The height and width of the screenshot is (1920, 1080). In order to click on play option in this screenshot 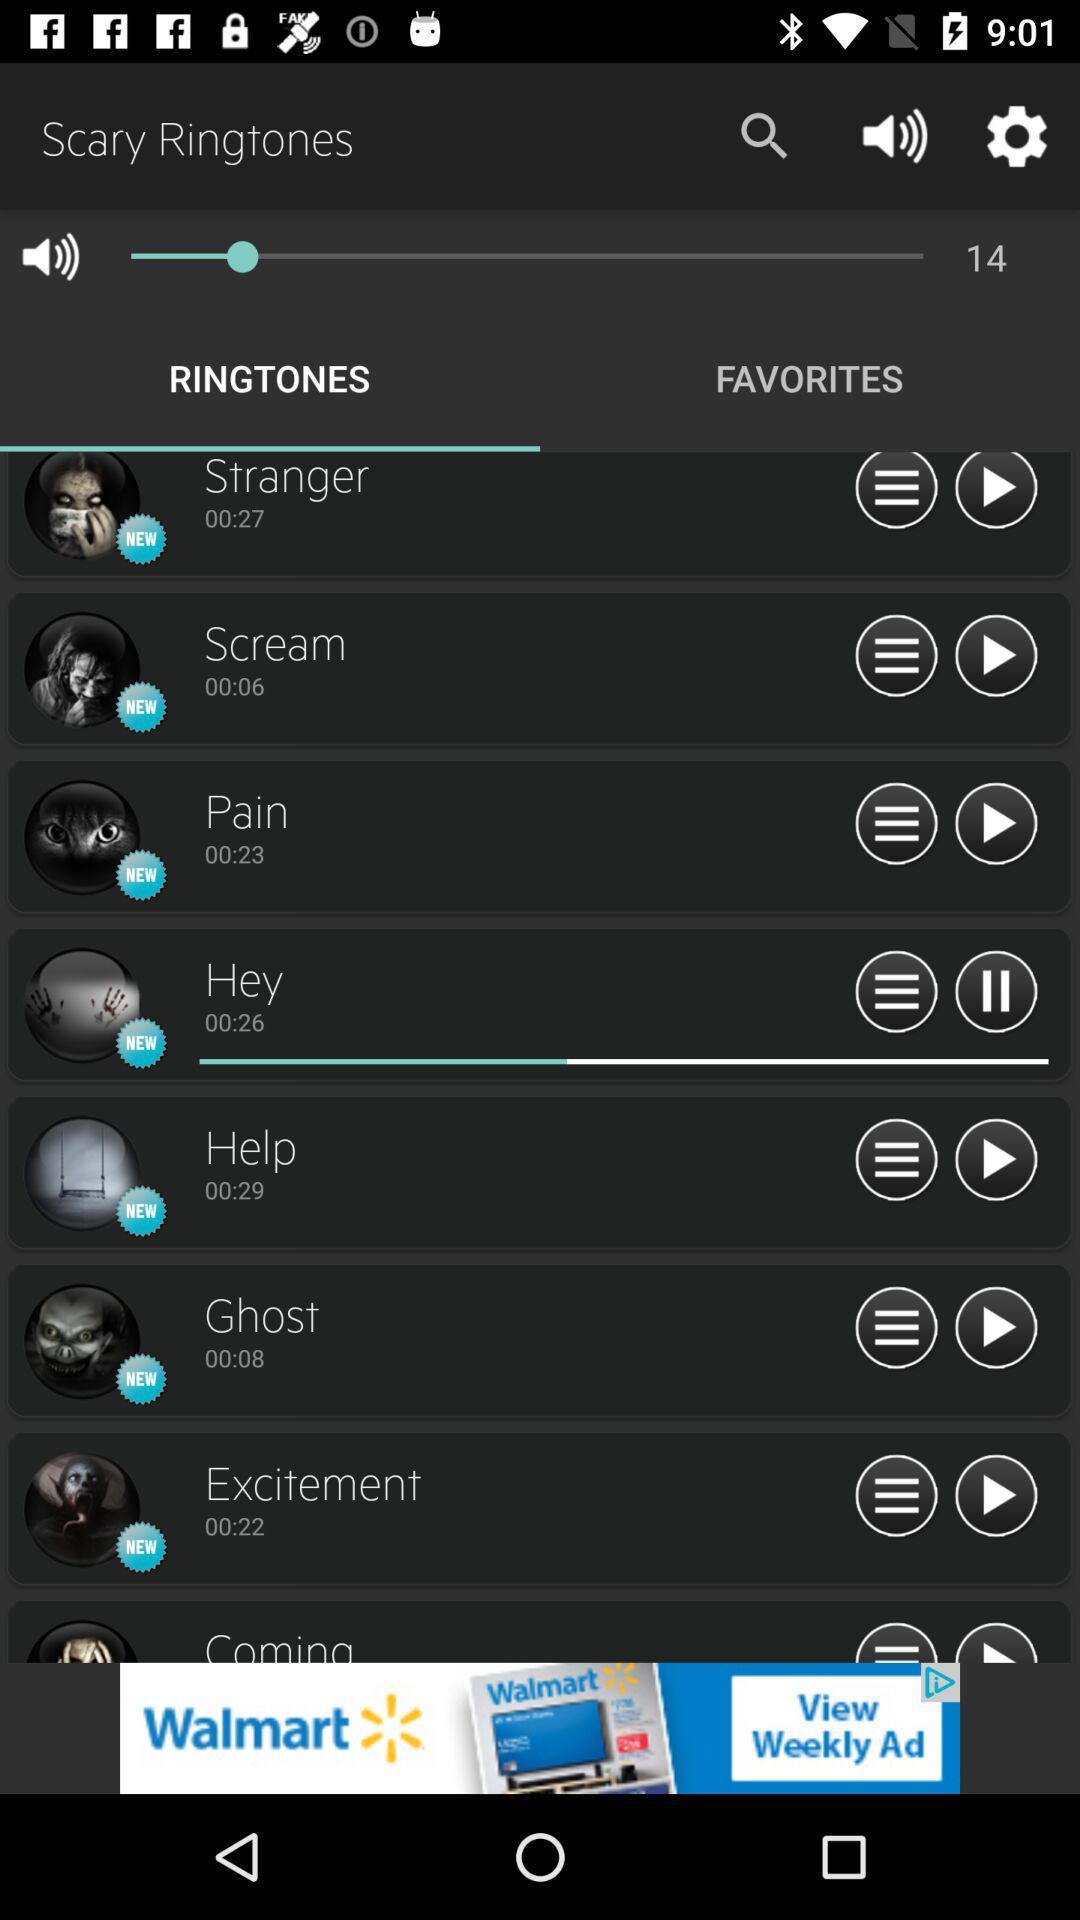, I will do `click(995, 1161)`.